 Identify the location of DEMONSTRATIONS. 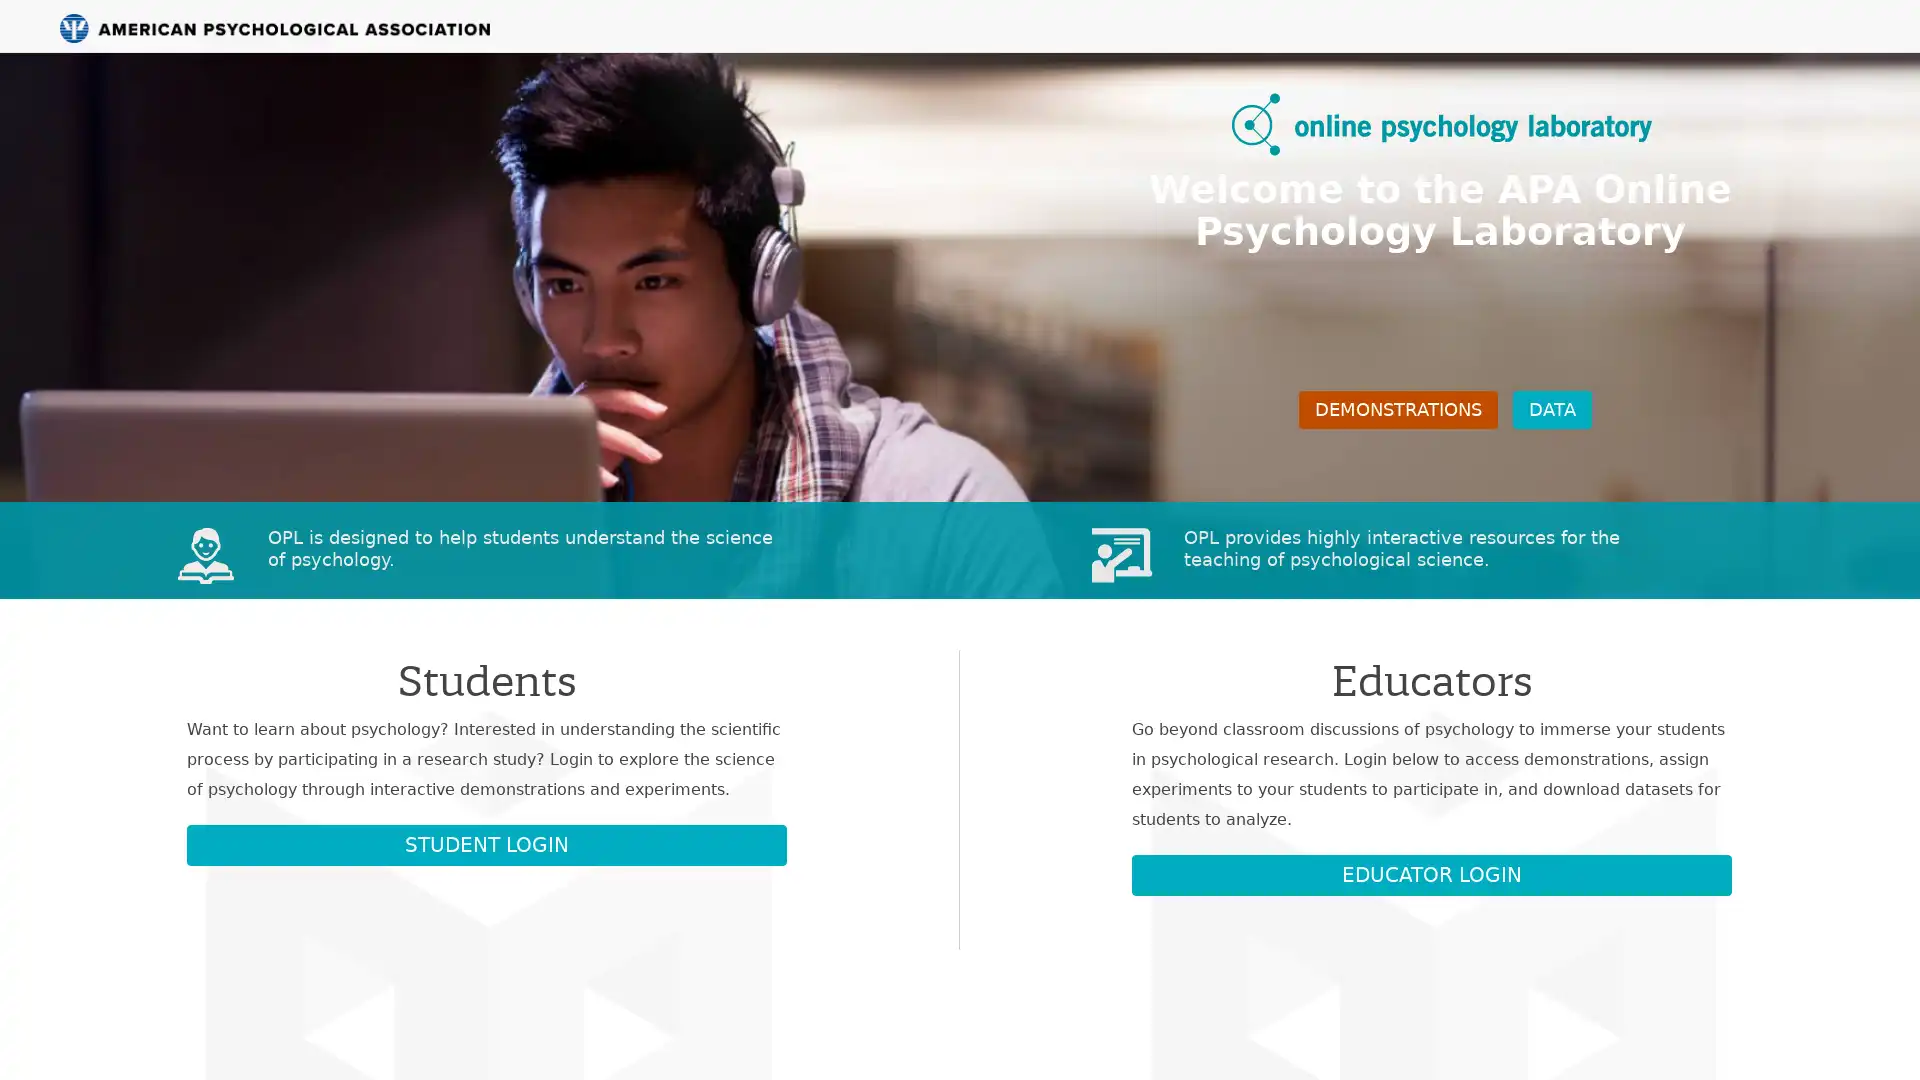
(1396, 408).